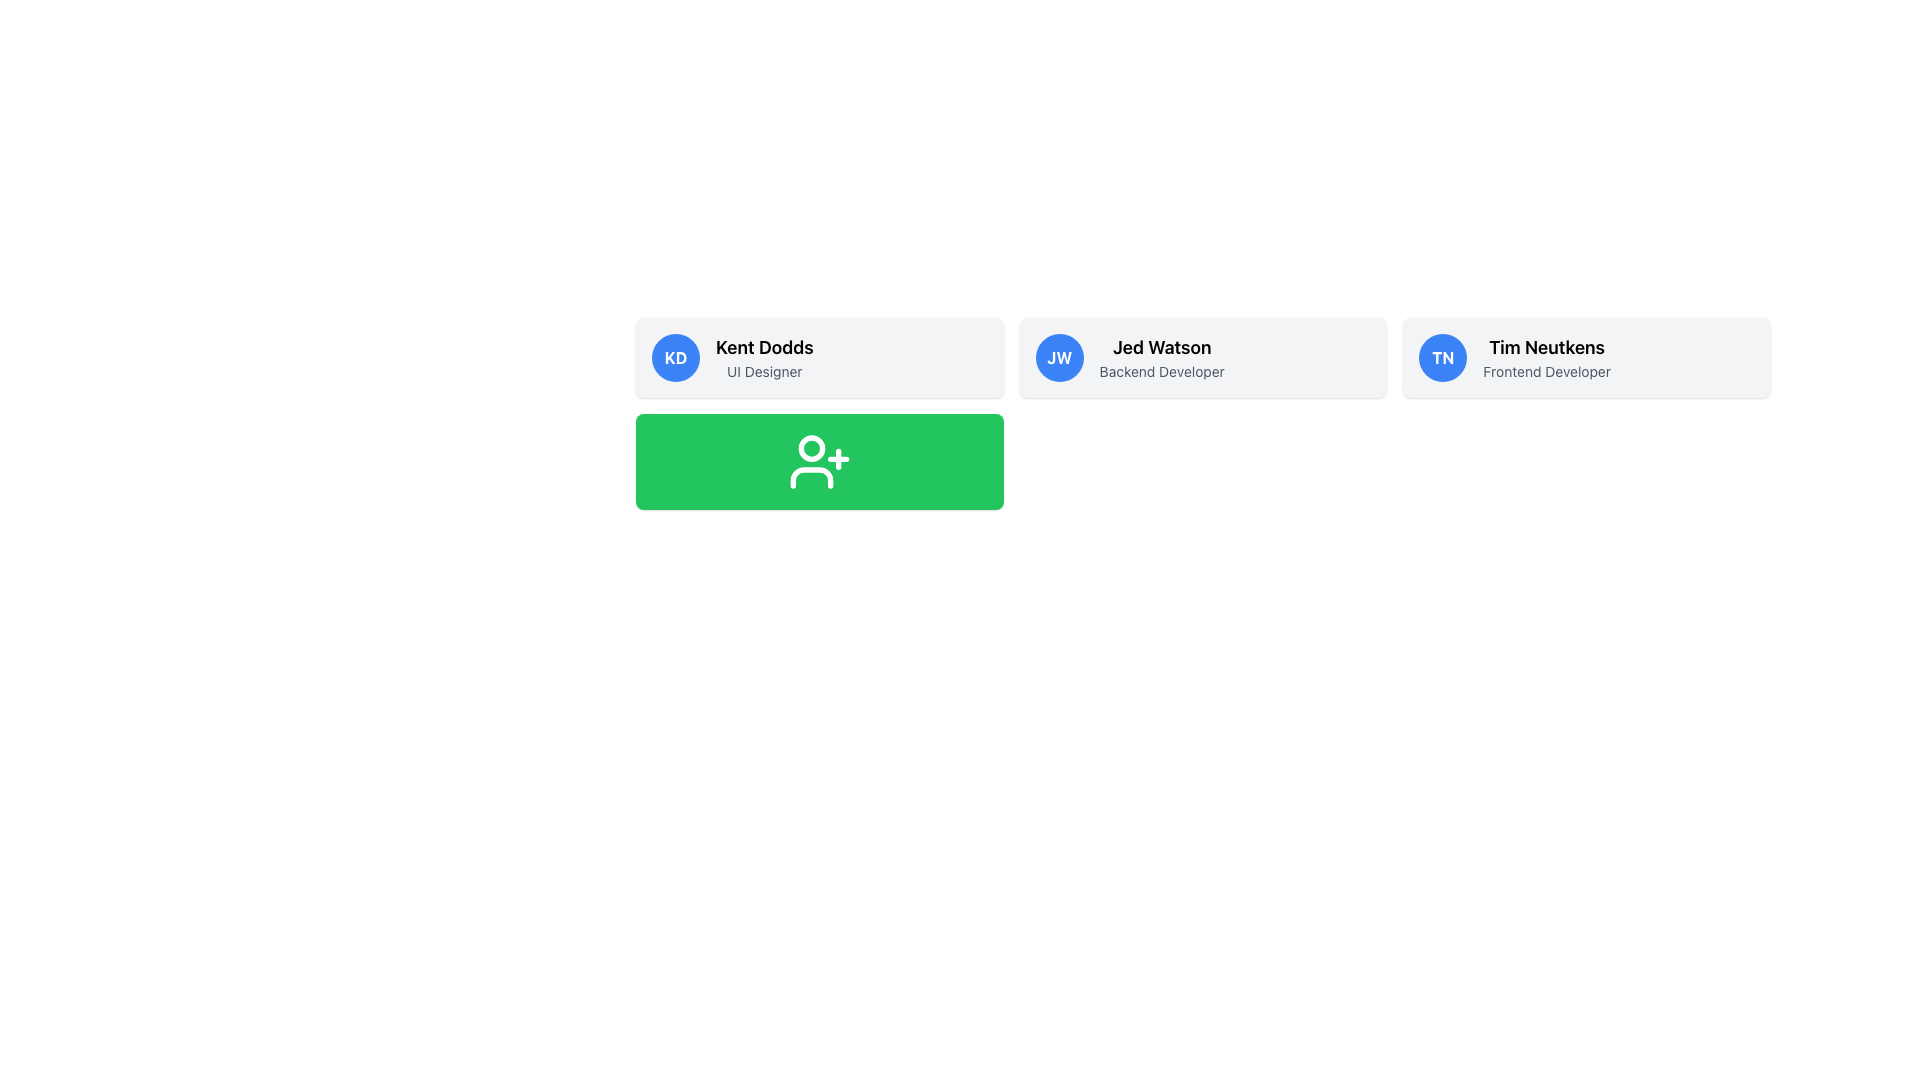 The width and height of the screenshot is (1920, 1080). What do you see at coordinates (1162, 346) in the screenshot?
I see `the text label displaying 'Jed Watson', which is part of the second user profile card and is centrally aligned at the top of the card` at bounding box center [1162, 346].